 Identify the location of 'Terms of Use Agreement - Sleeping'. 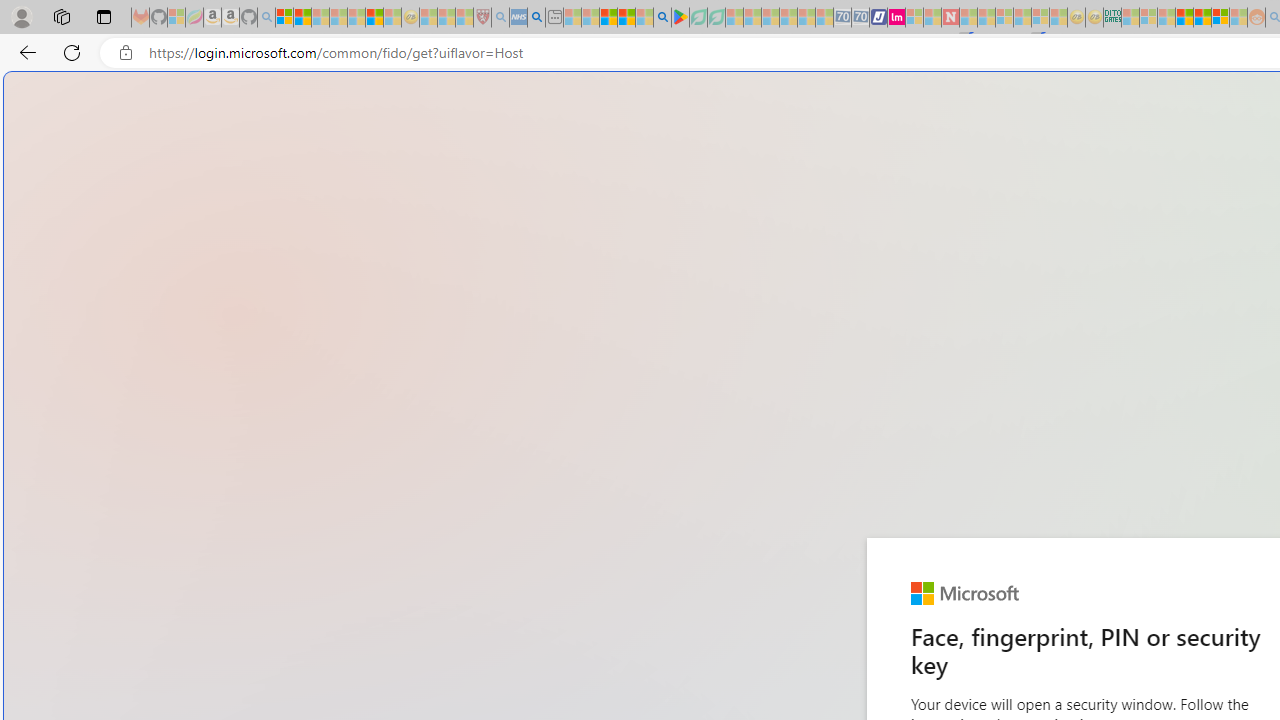
(698, 17).